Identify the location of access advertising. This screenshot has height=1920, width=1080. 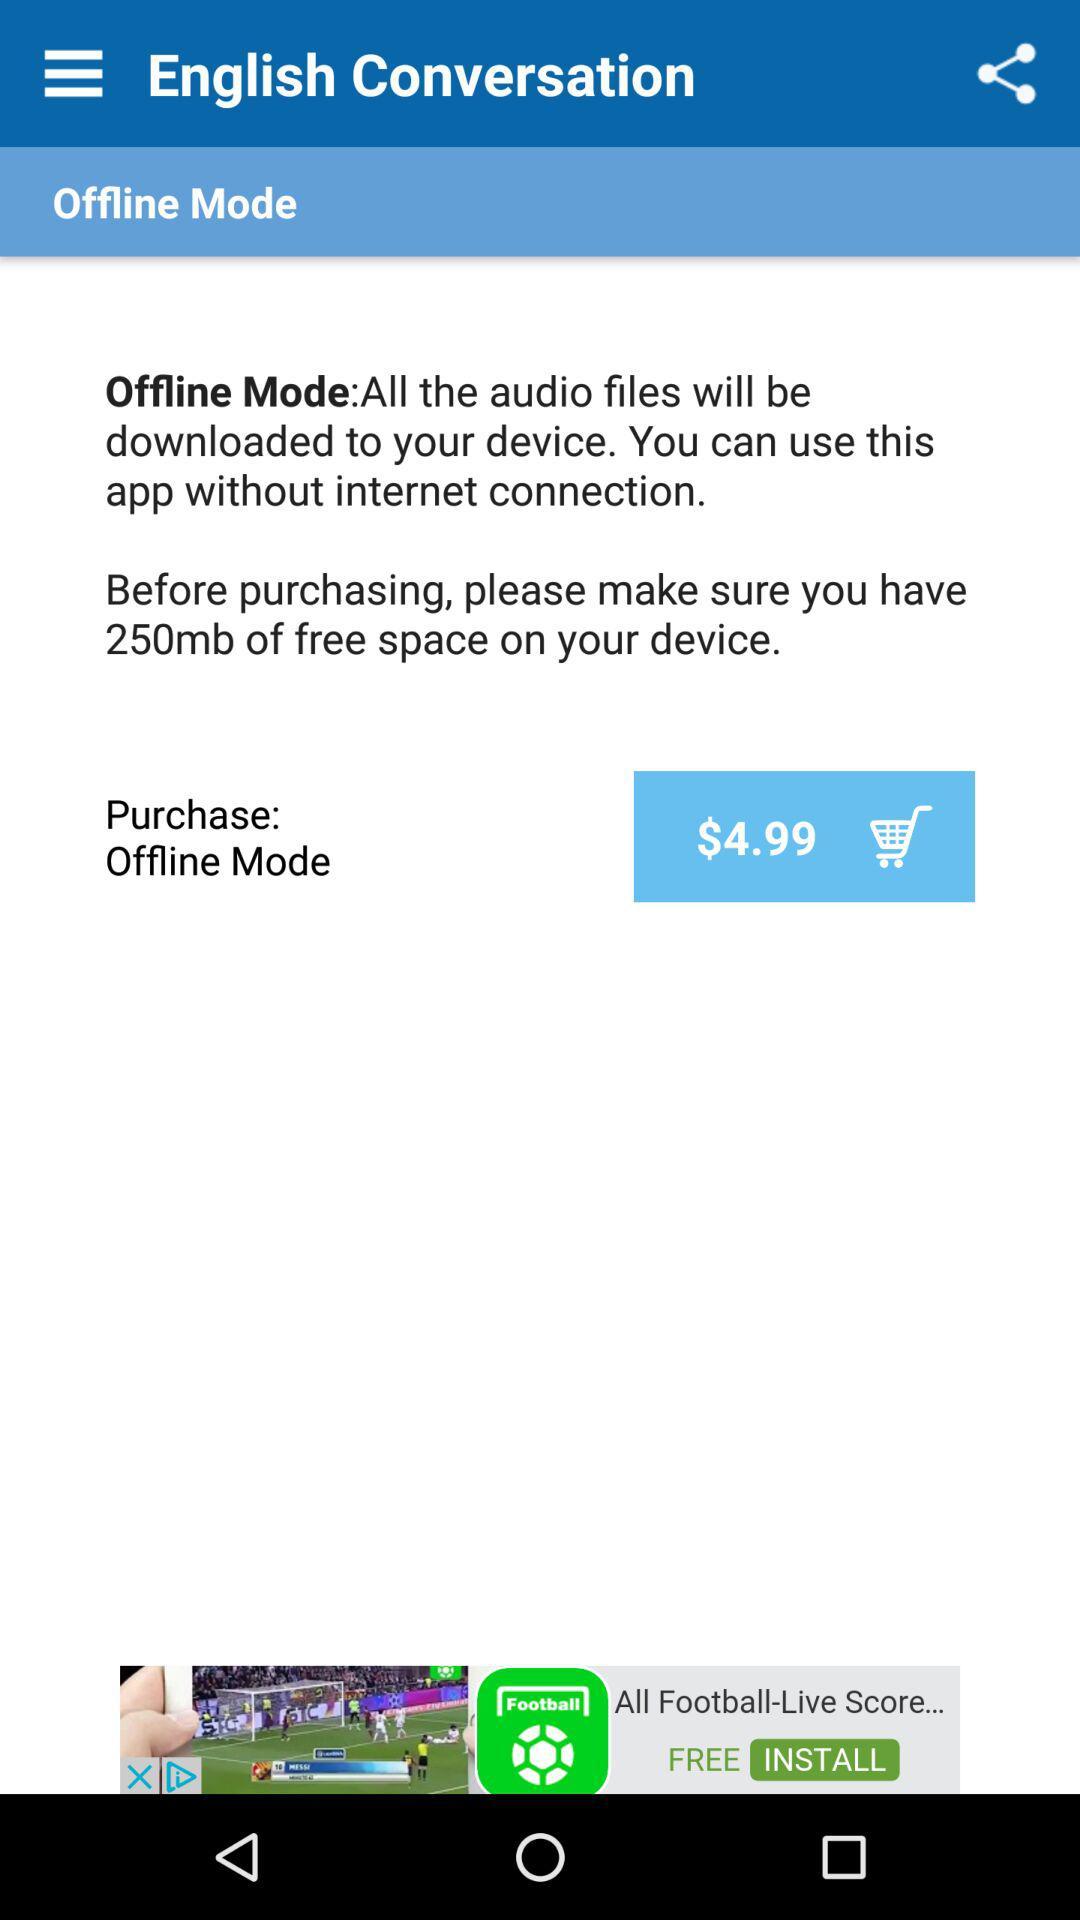
(540, 1727).